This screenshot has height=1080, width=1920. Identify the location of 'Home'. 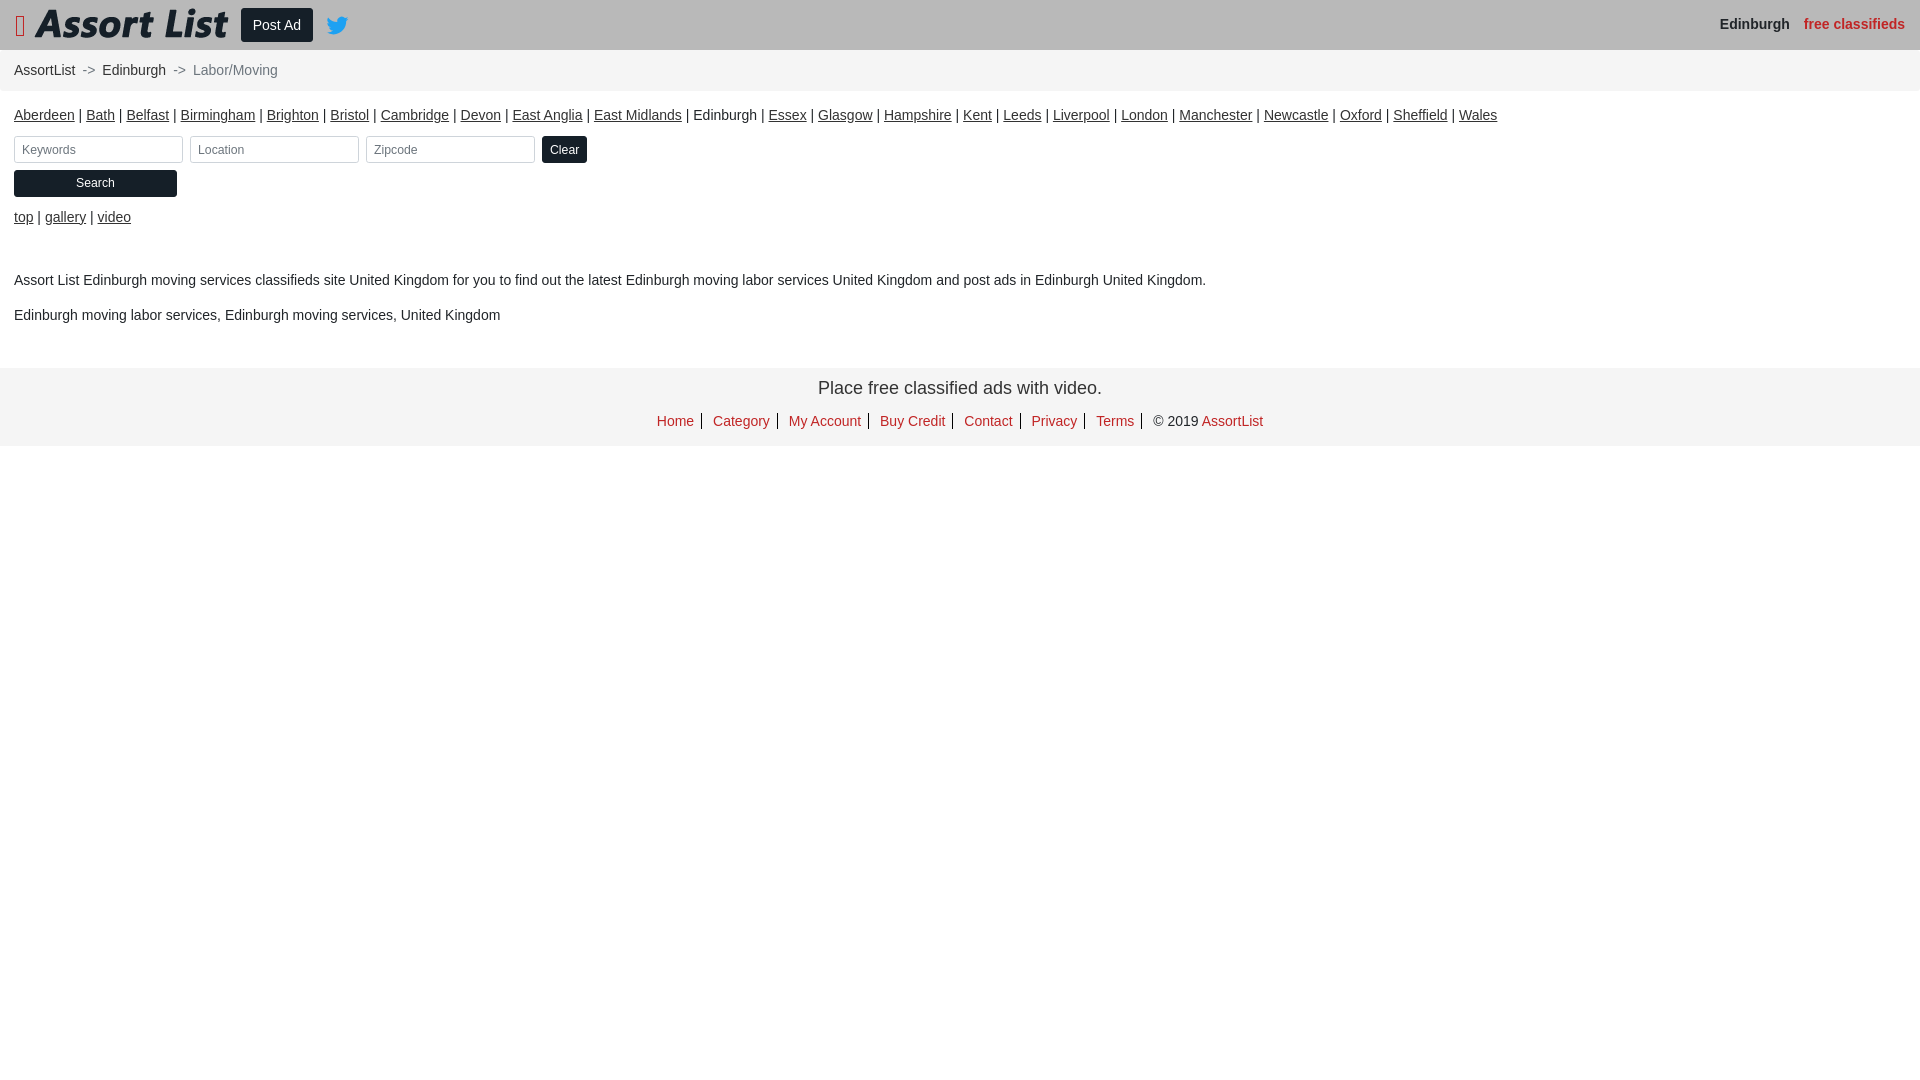
(675, 419).